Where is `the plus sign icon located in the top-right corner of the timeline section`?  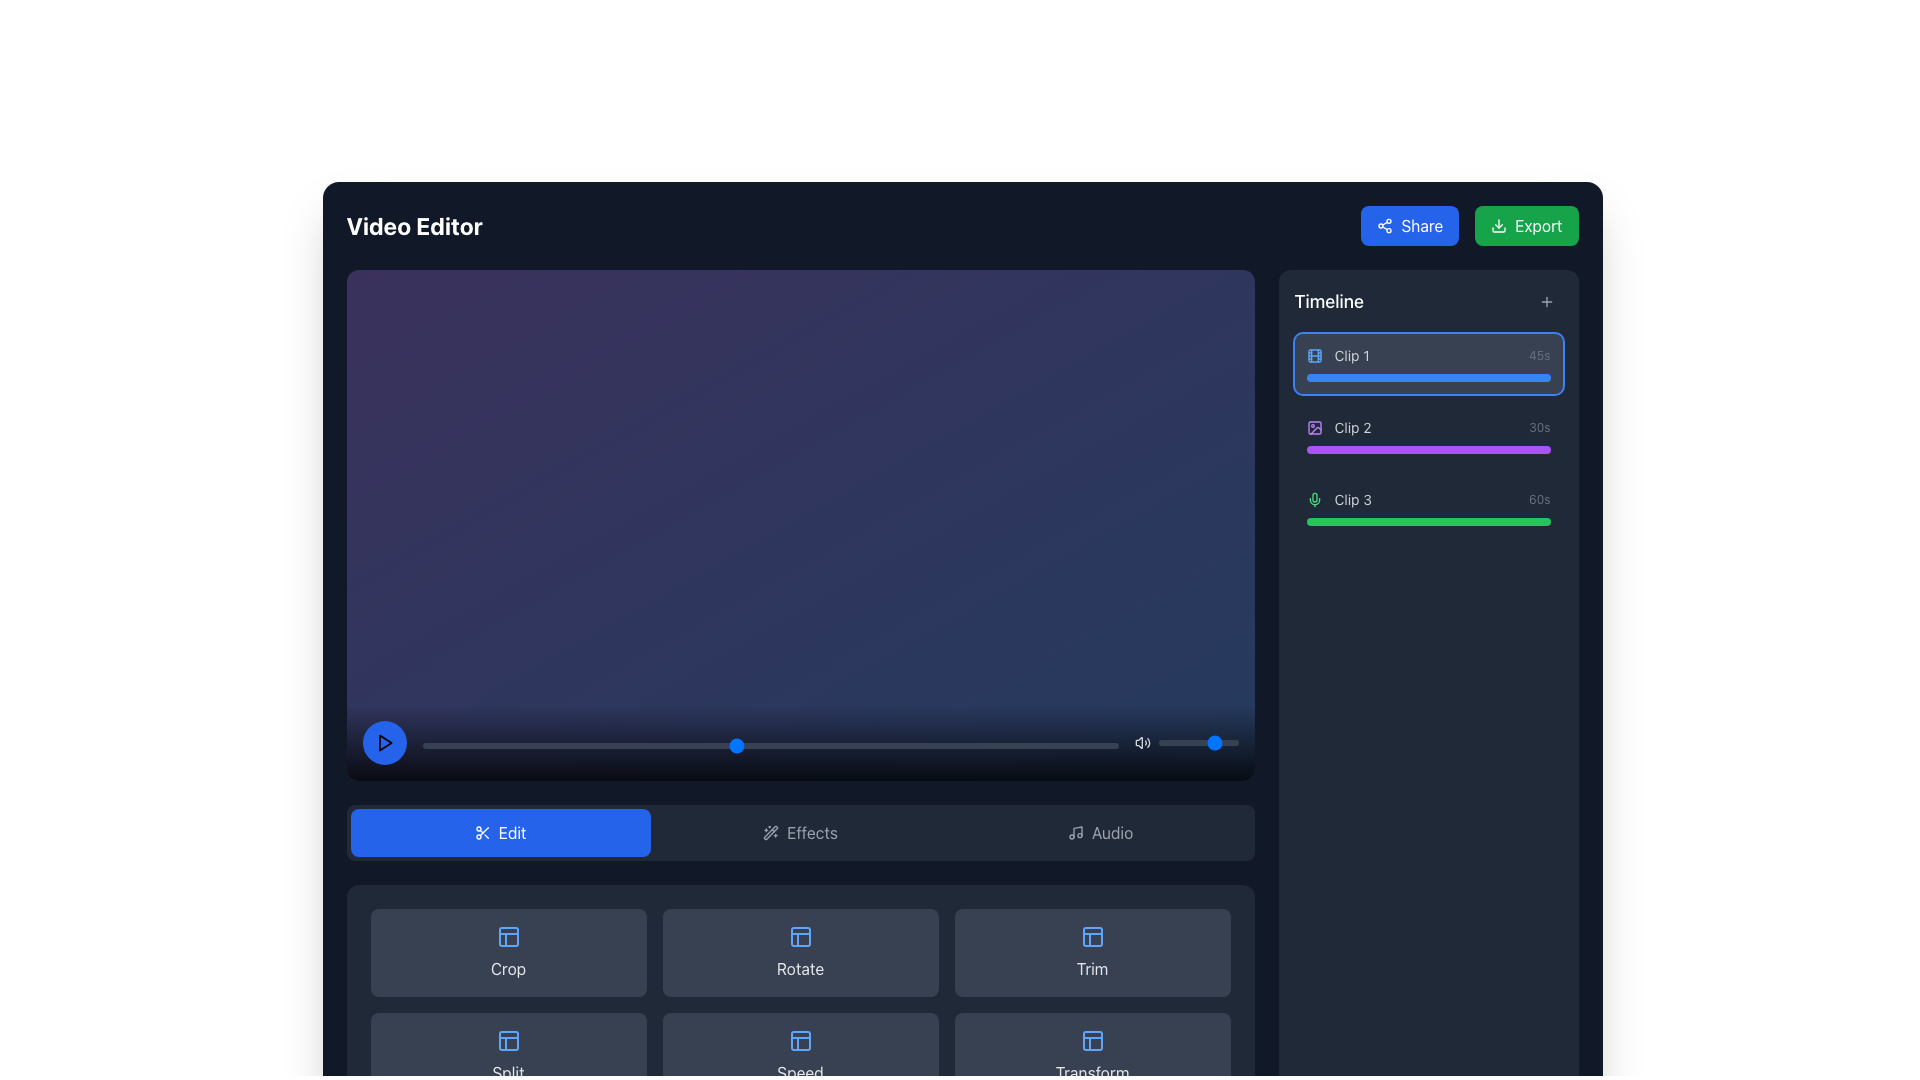 the plus sign icon located in the top-right corner of the timeline section is located at coordinates (1545, 301).